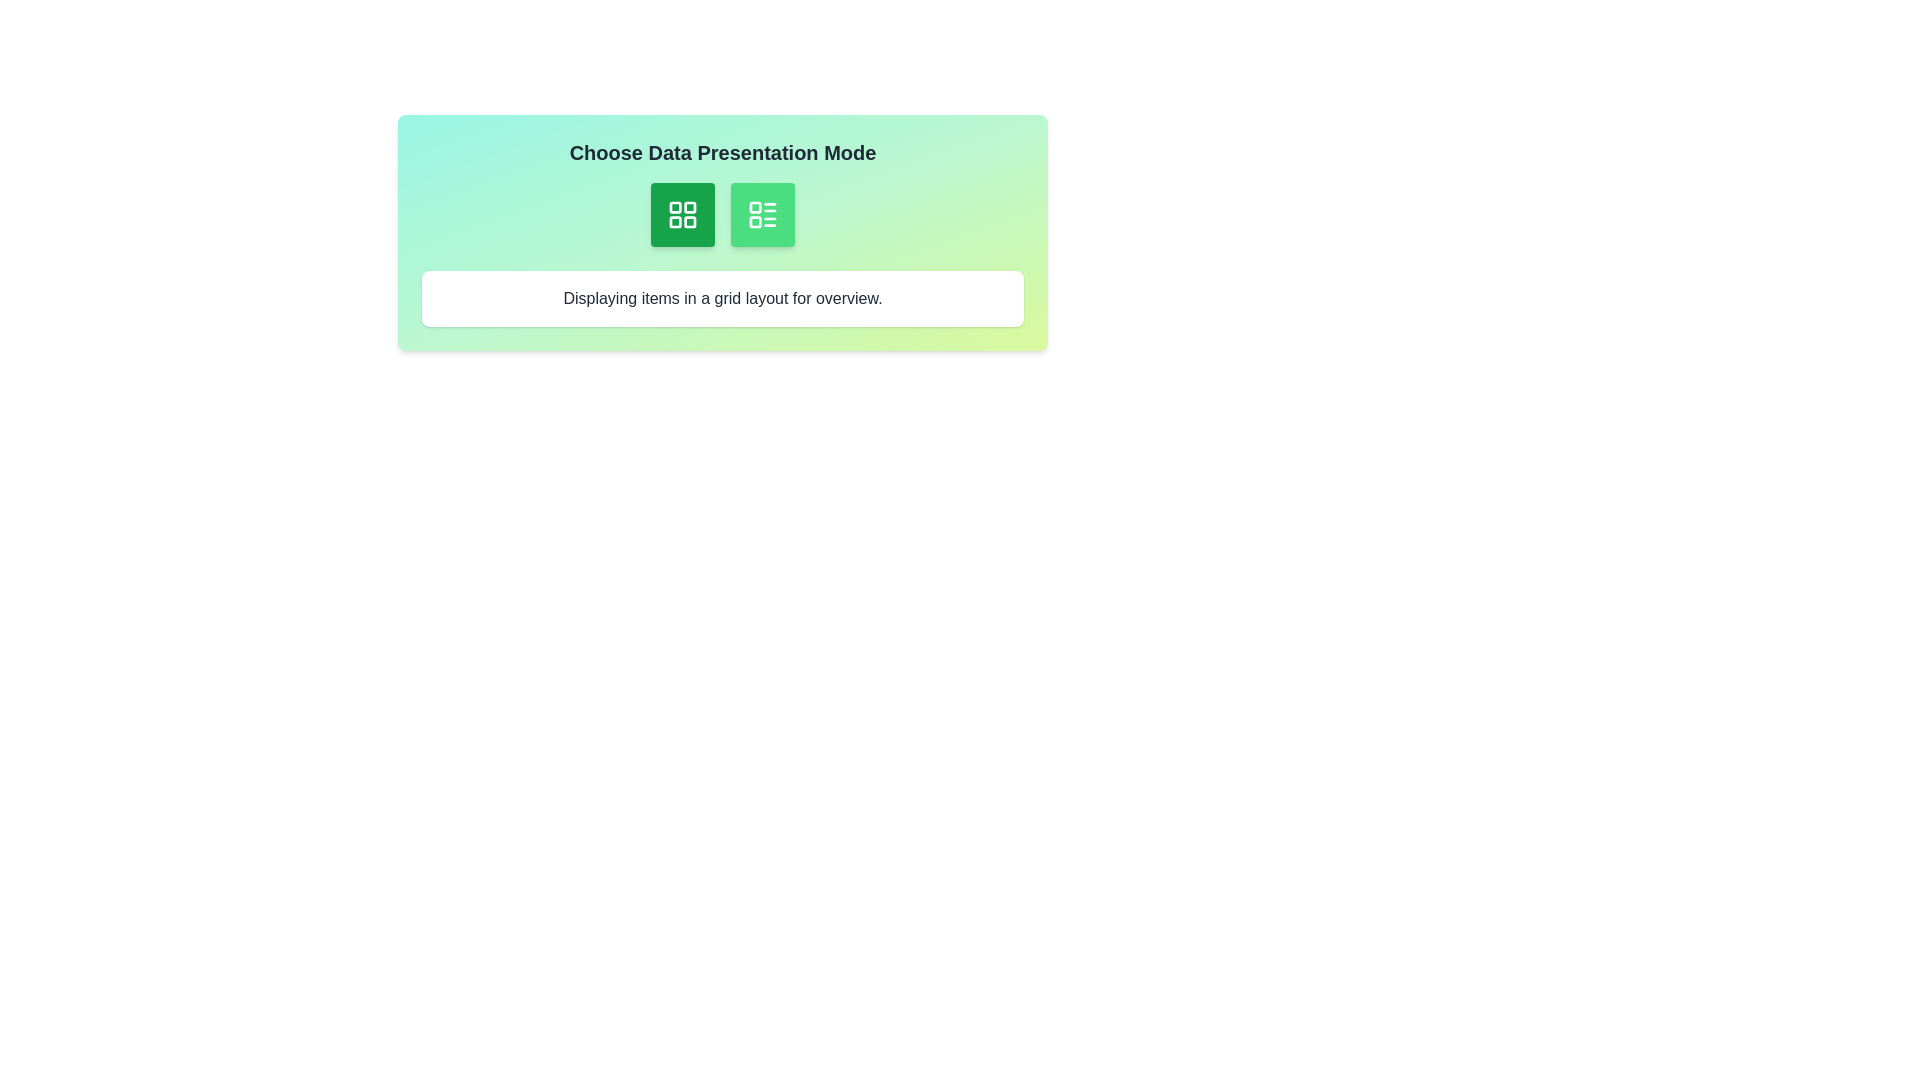  I want to click on the grid icon button to switch to grid data presentation mode, so click(682, 215).